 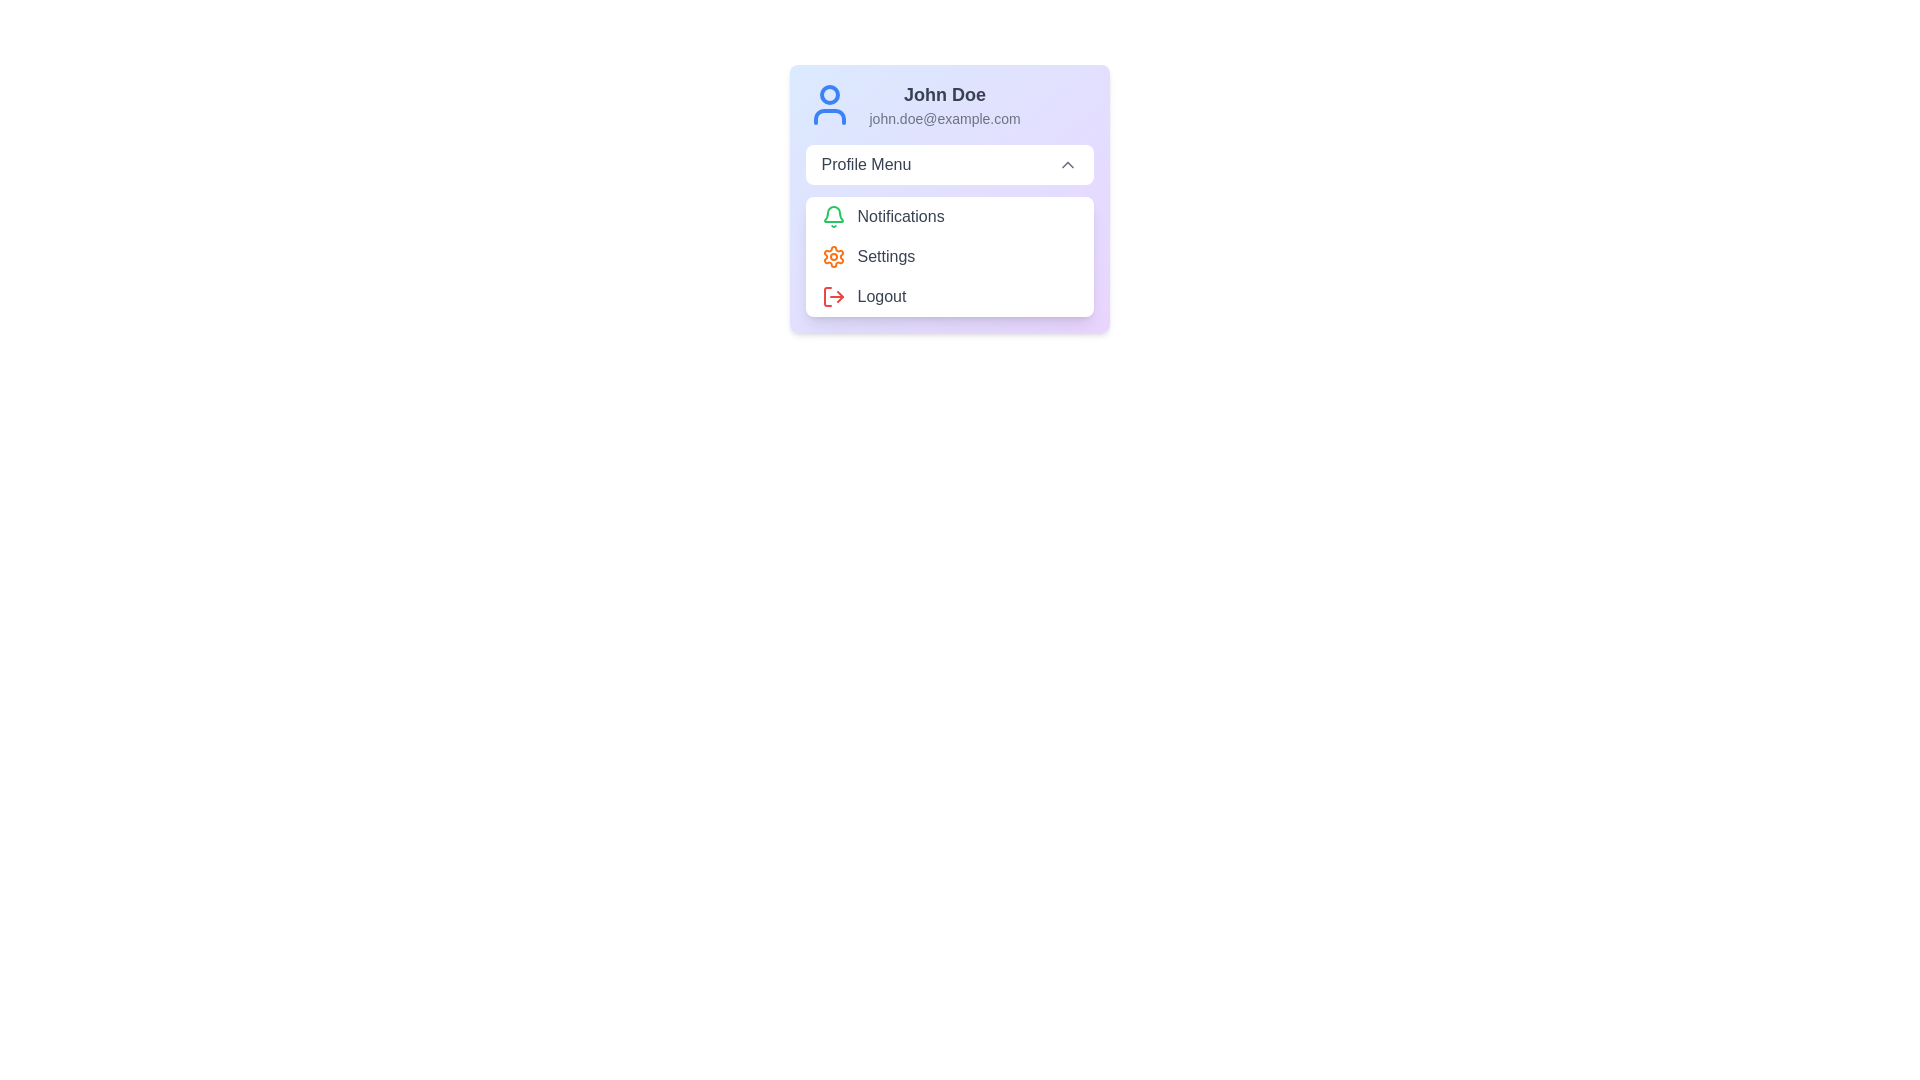 I want to click on the Profile Display Area that shows the user profile with the name 'John Doe' and email 'john.doe@example.com', so click(x=948, y=104).